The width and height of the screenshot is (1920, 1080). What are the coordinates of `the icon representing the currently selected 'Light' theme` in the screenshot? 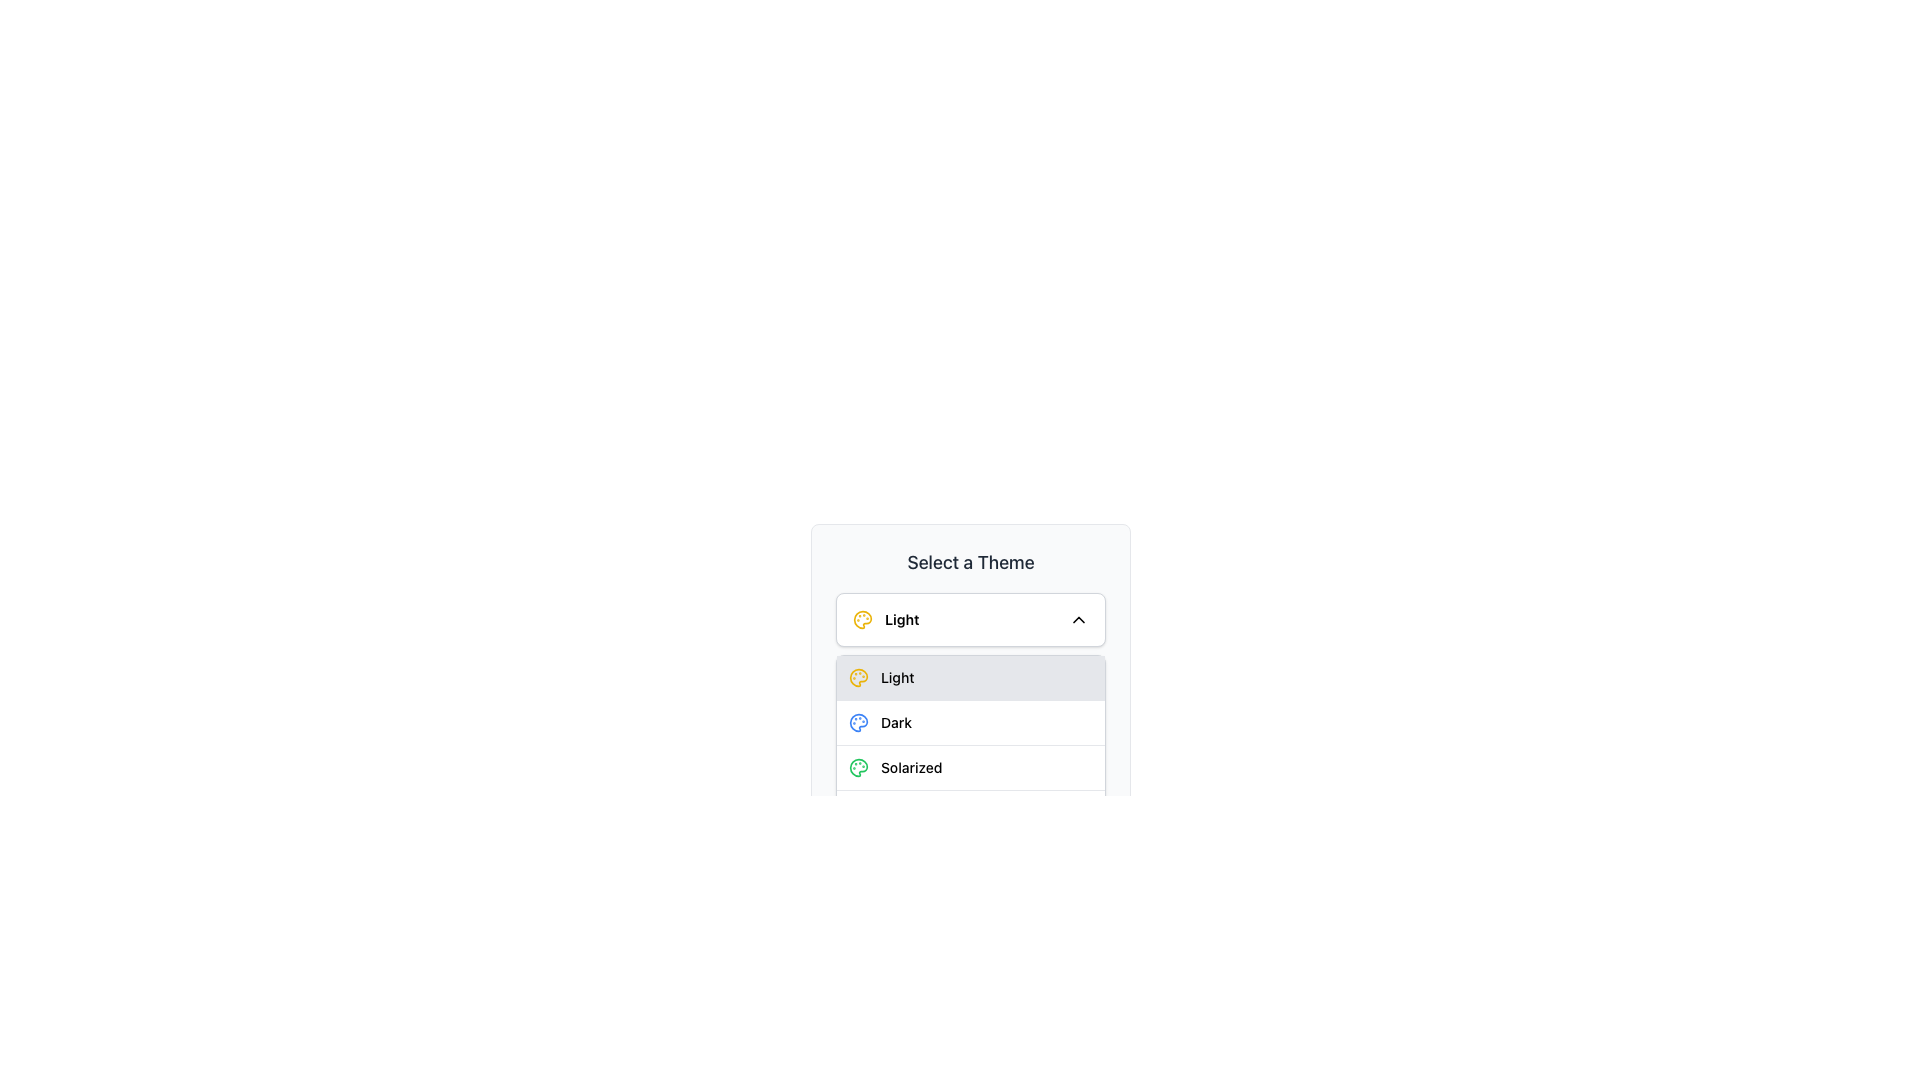 It's located at (885, 619).